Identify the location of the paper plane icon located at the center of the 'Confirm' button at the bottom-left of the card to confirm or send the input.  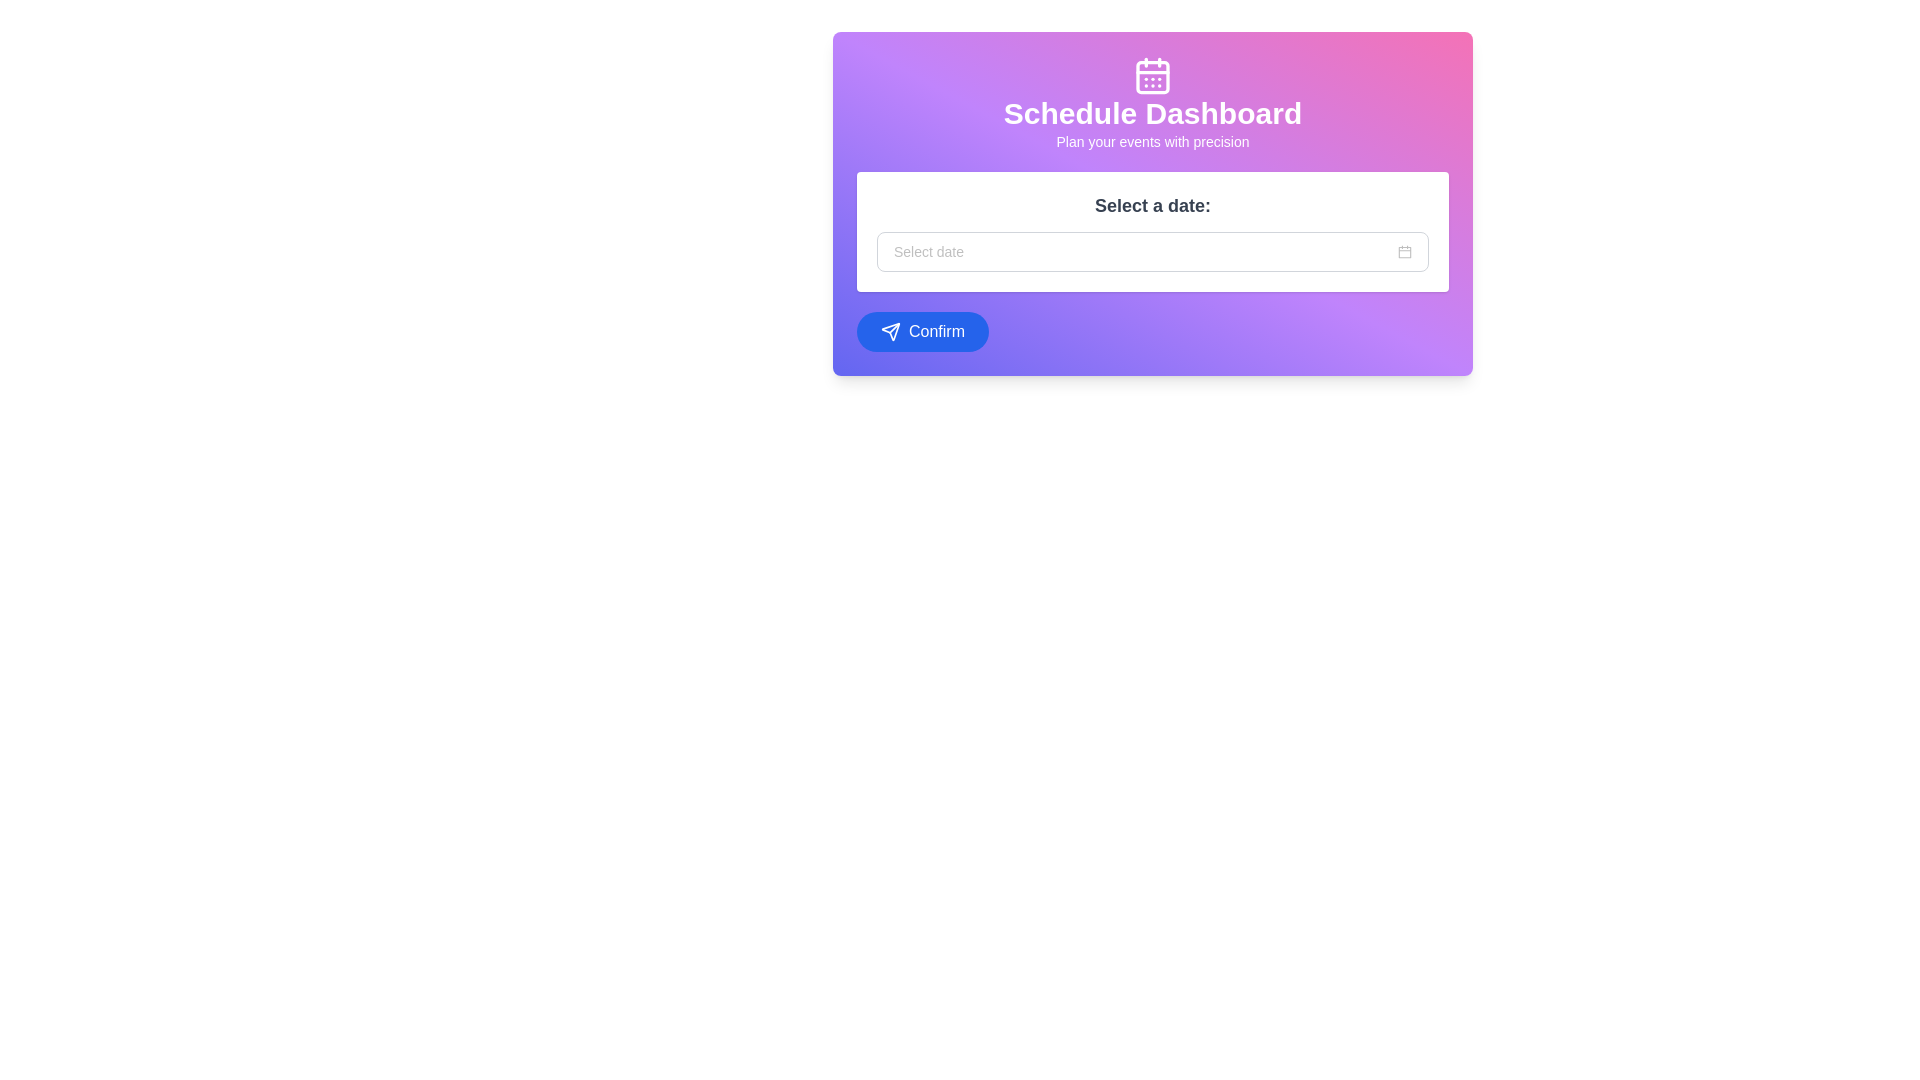
(890, 330).